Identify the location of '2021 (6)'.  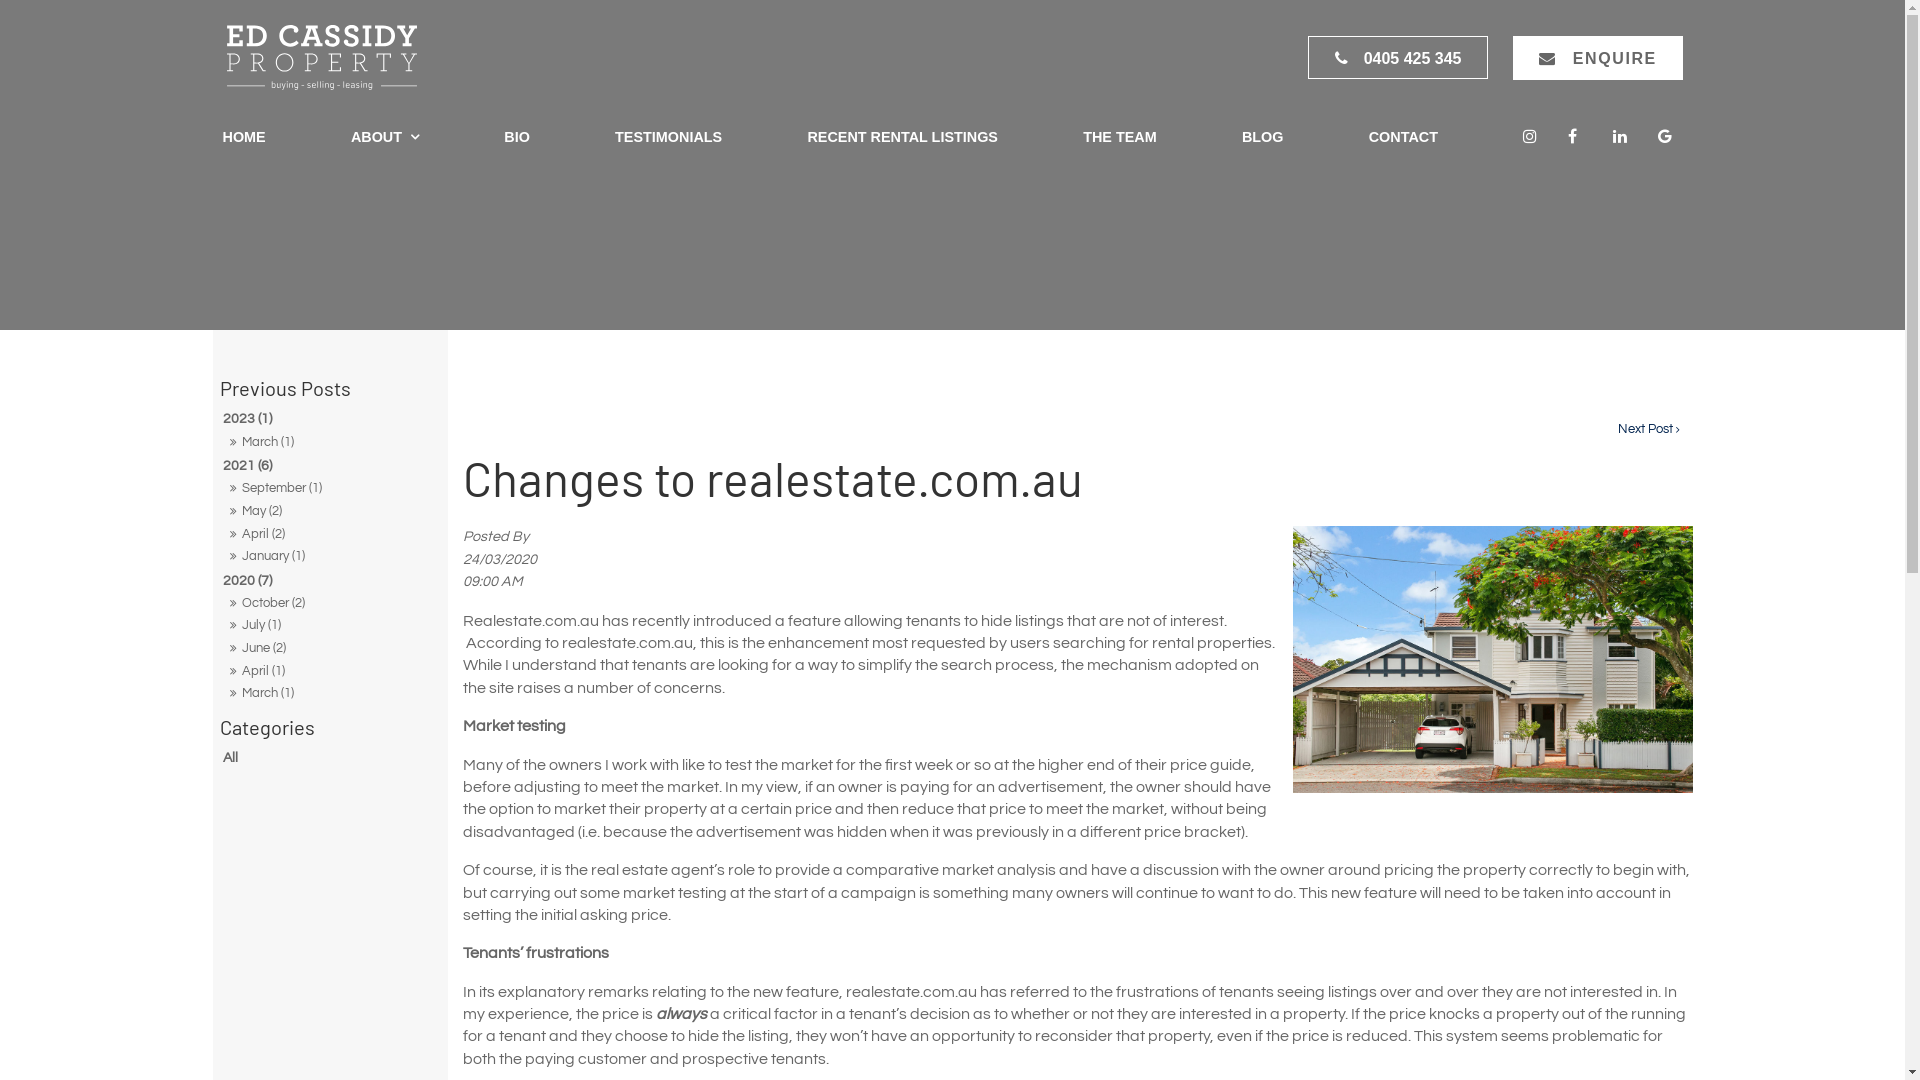
(330, 465).